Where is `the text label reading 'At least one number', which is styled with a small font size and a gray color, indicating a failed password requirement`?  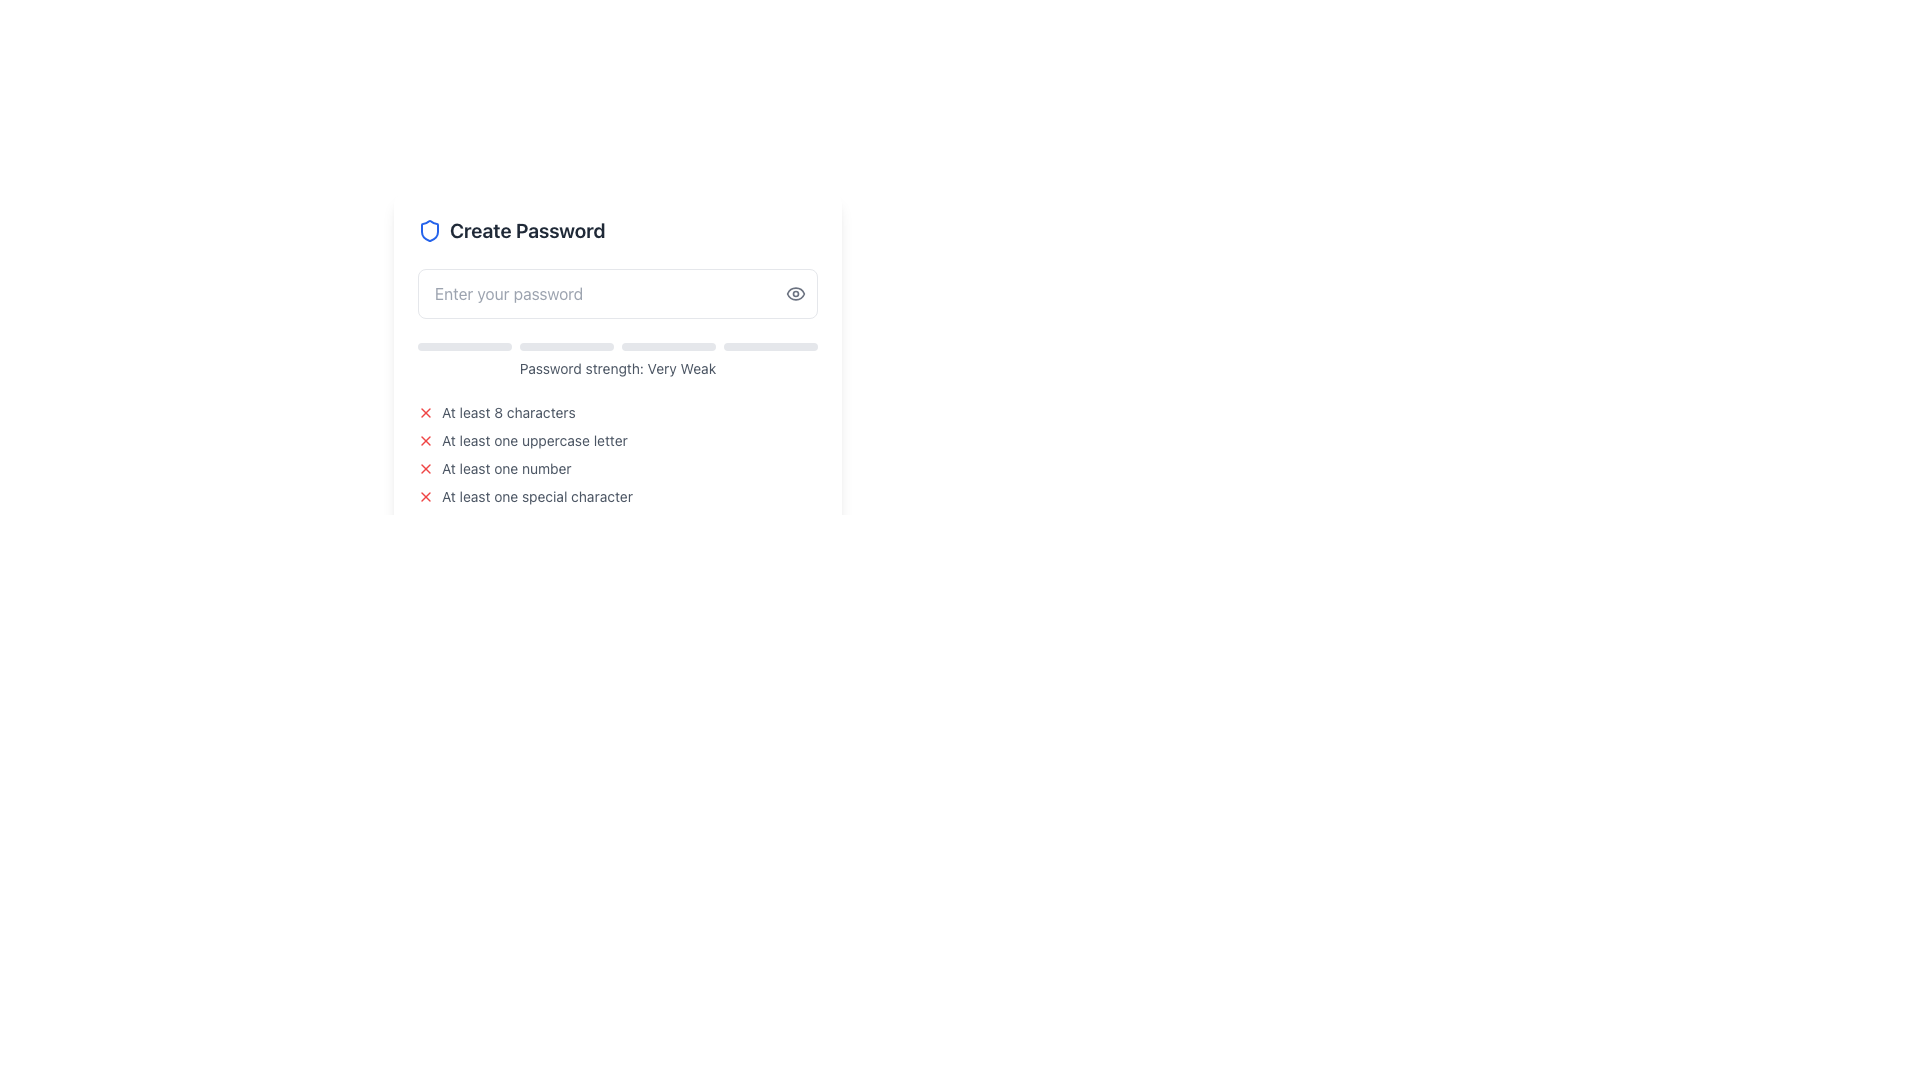
the text label reading 'At least one number', which is styled with a small font size and a gray color, indicating a failed password requirement is located at coordinates (506, 469).